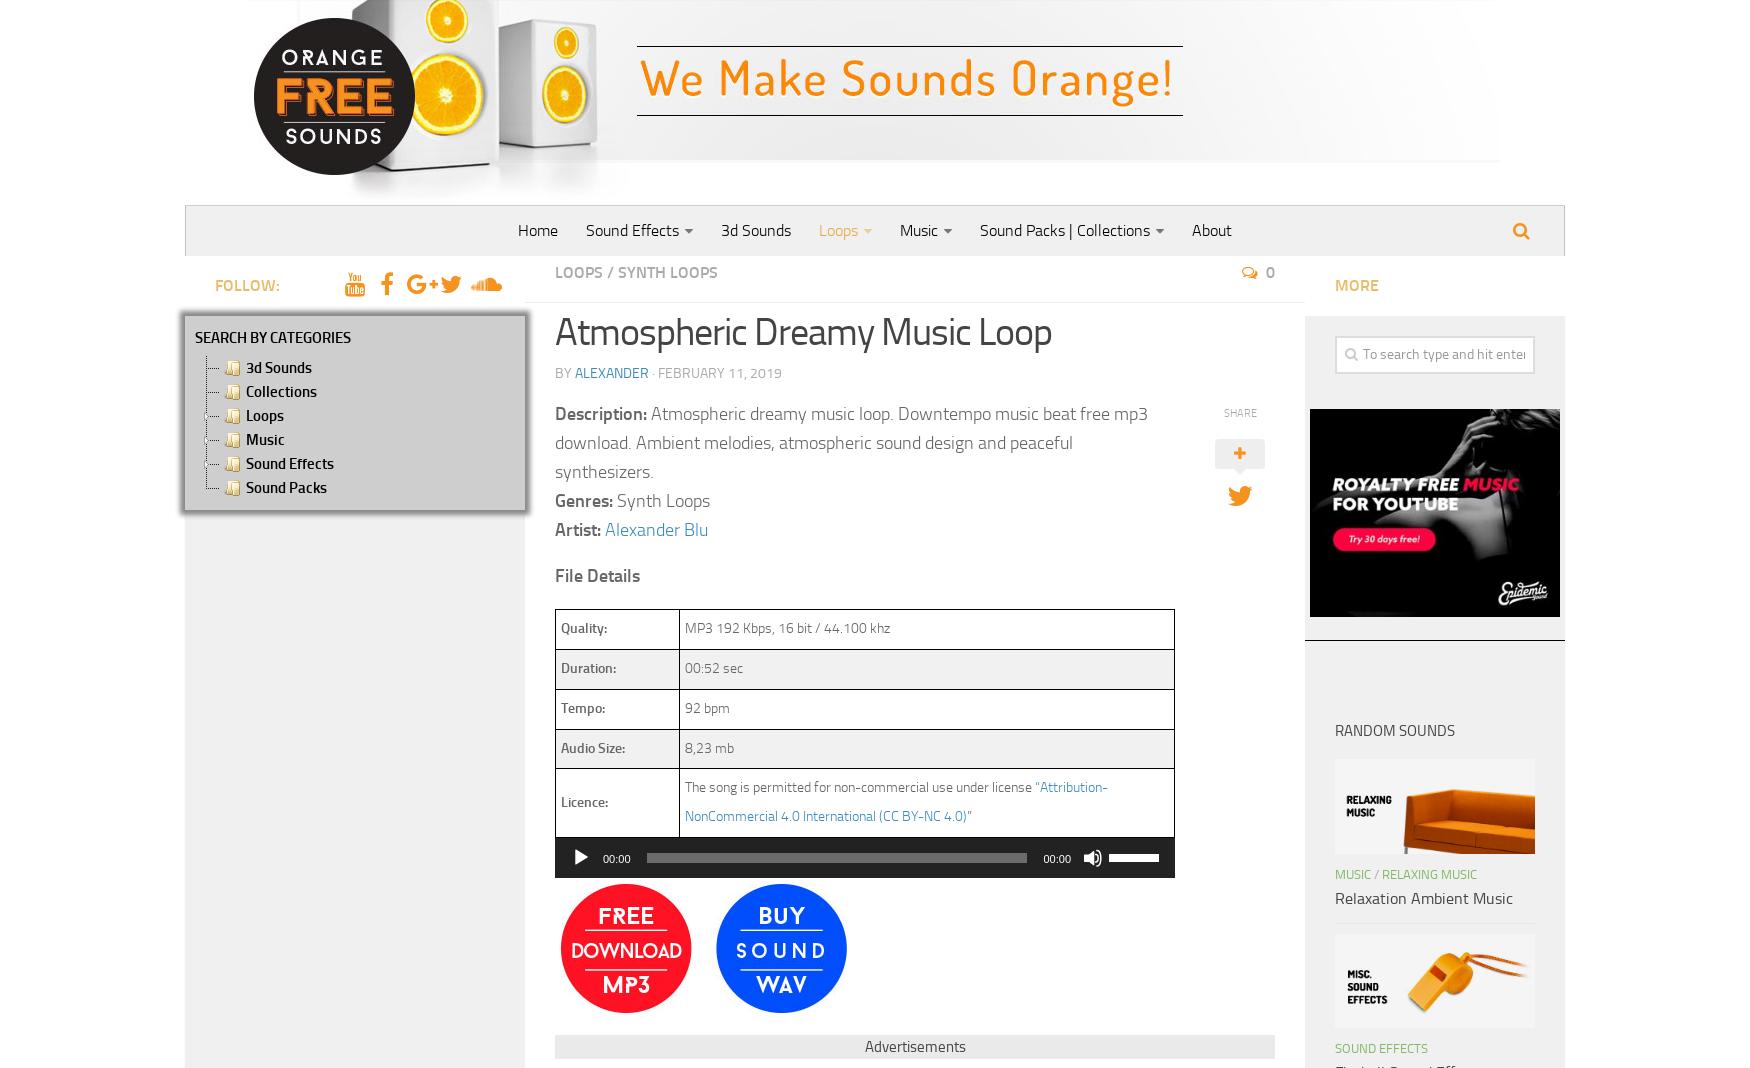 The width and height of the screenshot is (1750, 1068). Describe the element at coordinates (553, 500) in the screenshot. I see `'Genres:'` at that location.